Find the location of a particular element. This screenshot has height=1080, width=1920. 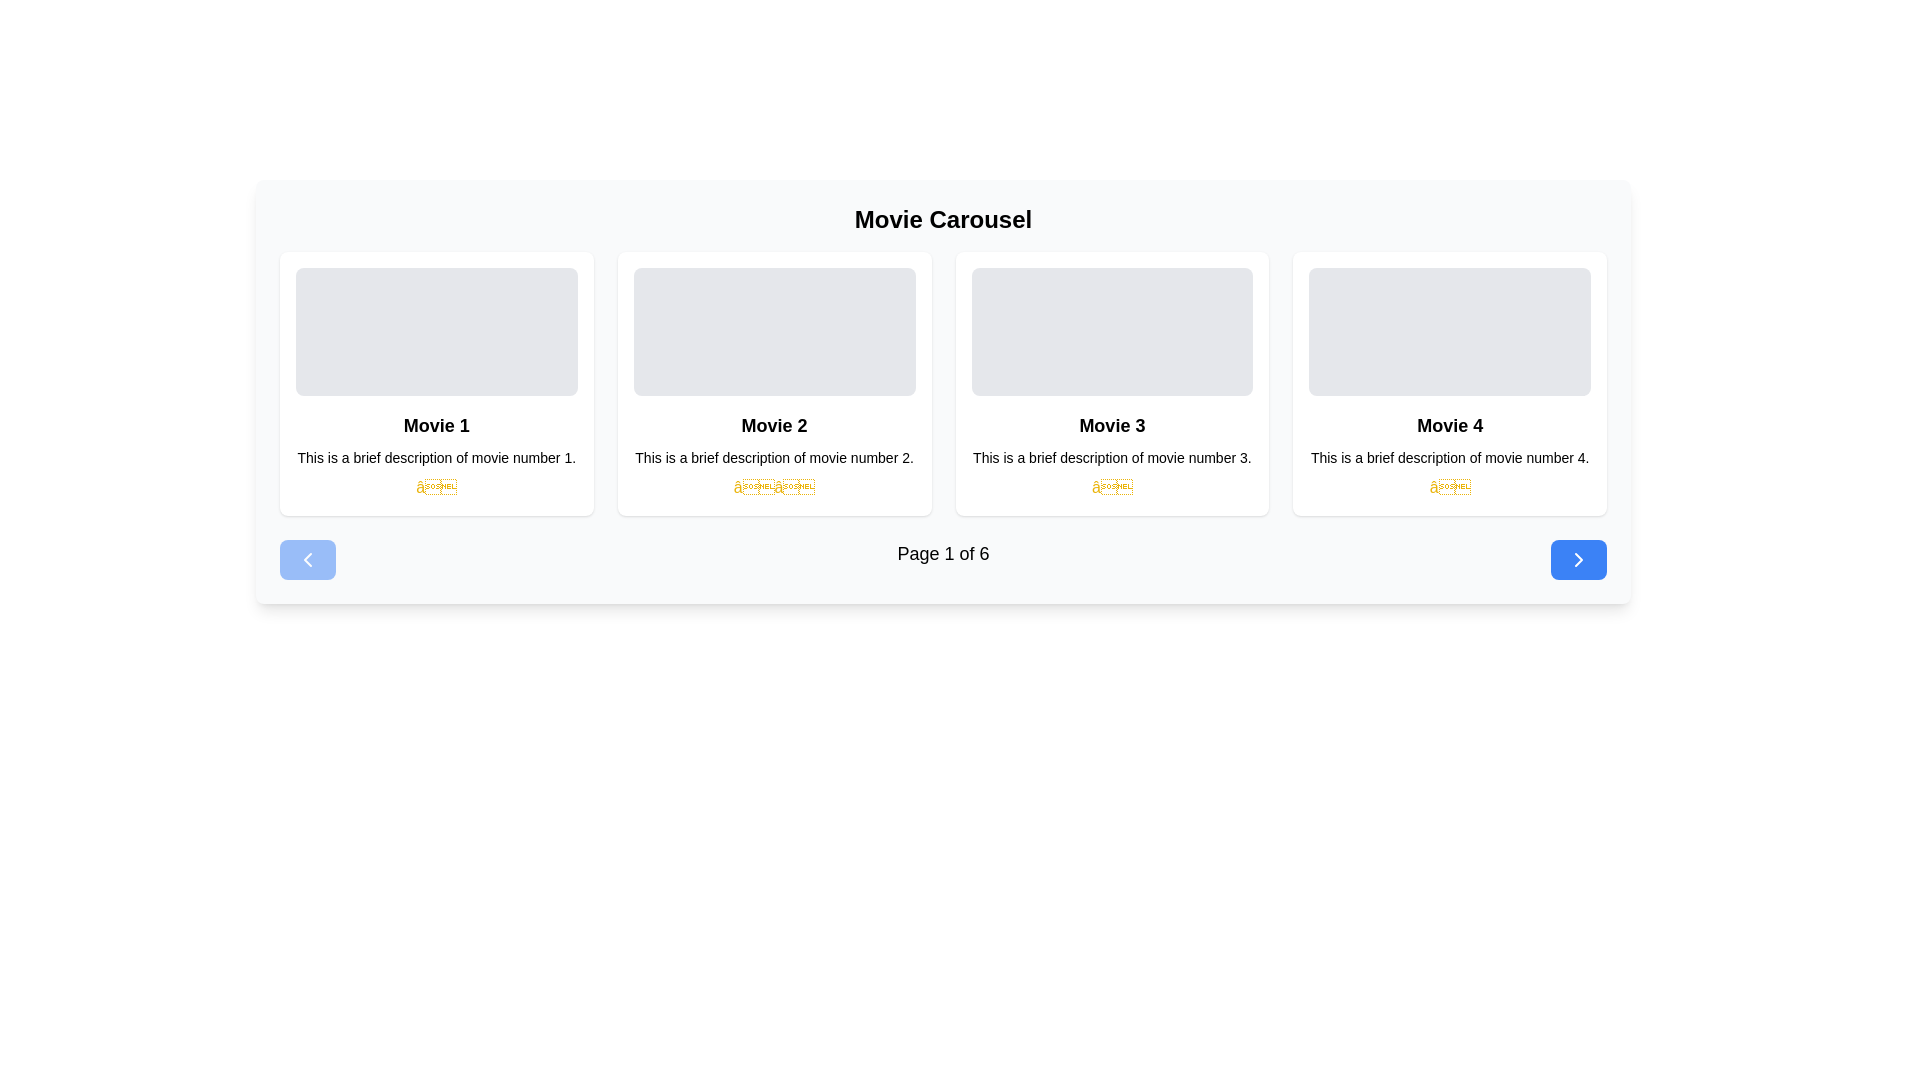

the yellow star icon located below the descriptive text of 'Movie 3', which is centrally aligned in its section is located at coordinates (1111, 487).